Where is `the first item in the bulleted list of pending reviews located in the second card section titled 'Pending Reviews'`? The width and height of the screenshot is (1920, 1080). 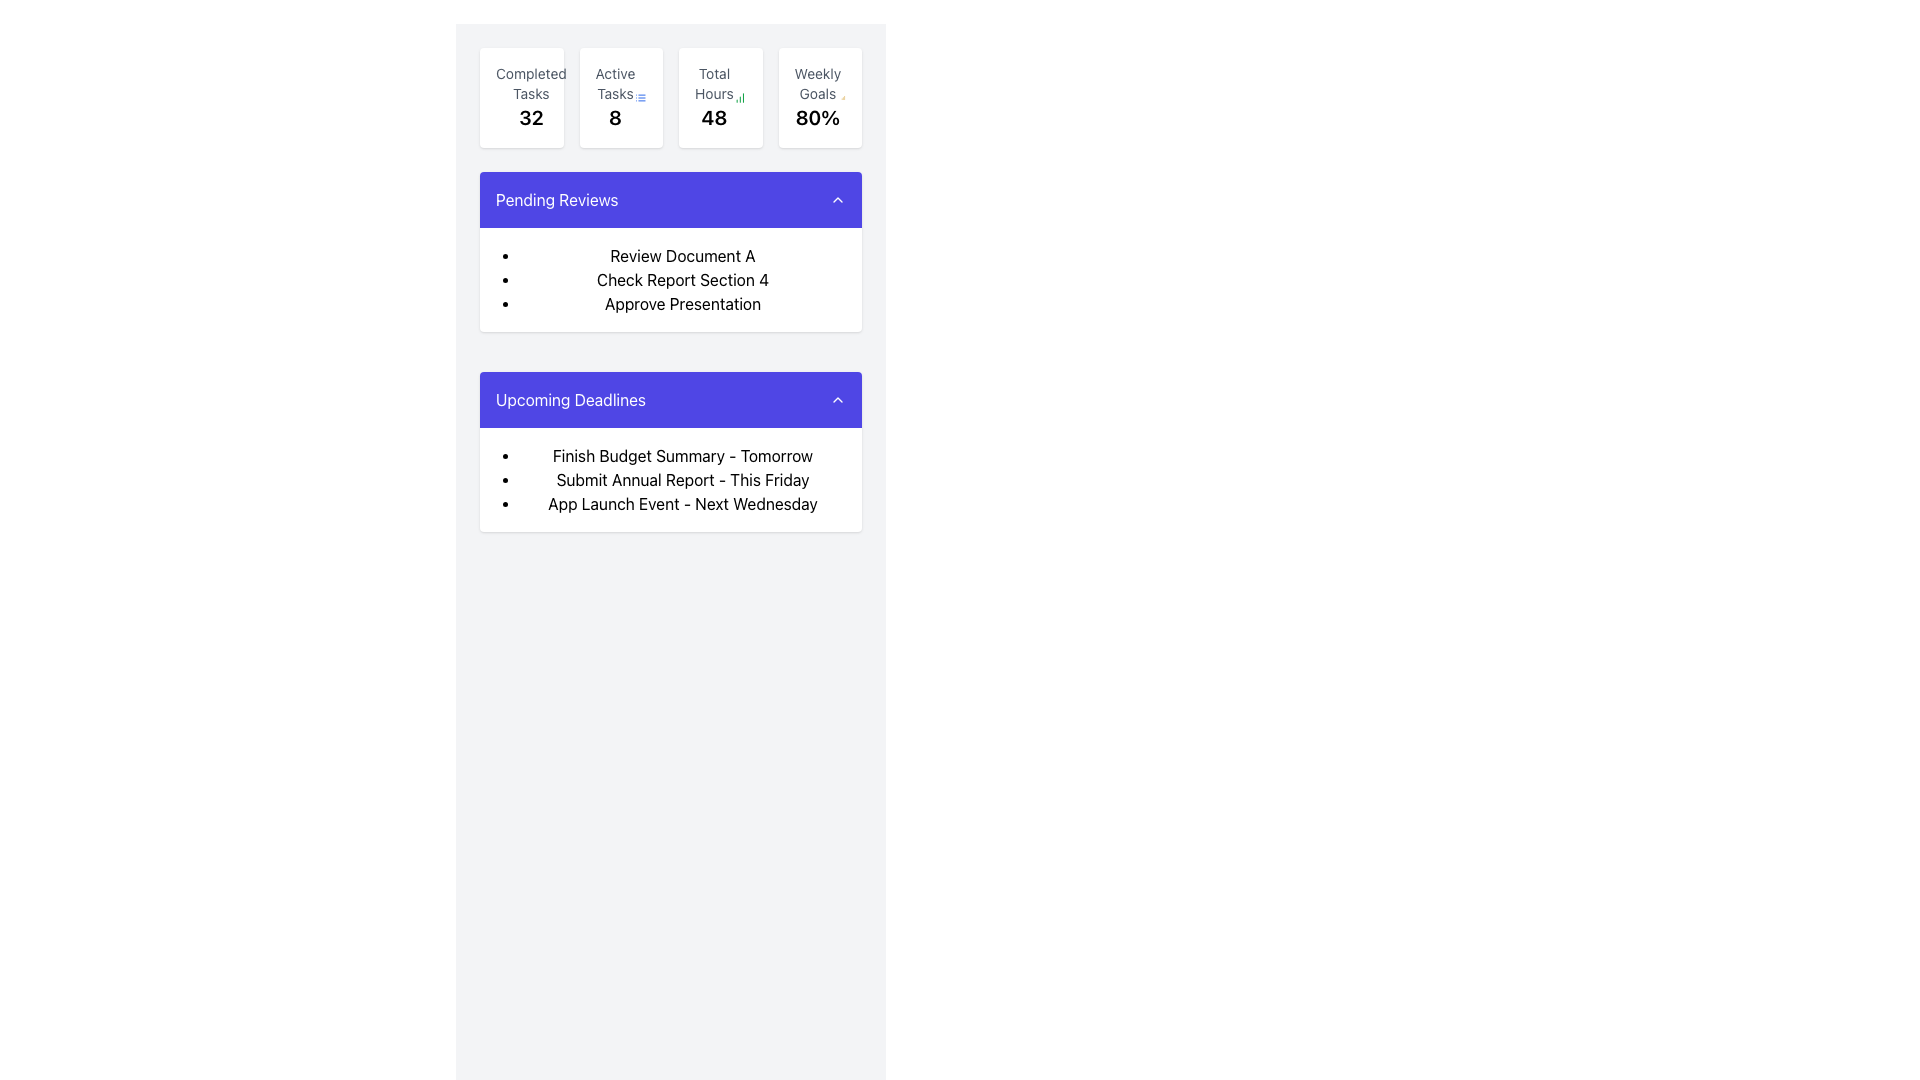 the first item in the bulleted list of pending reviews located in the second card section titled 'Pending Reviews' is located at coordinates (682, 254).